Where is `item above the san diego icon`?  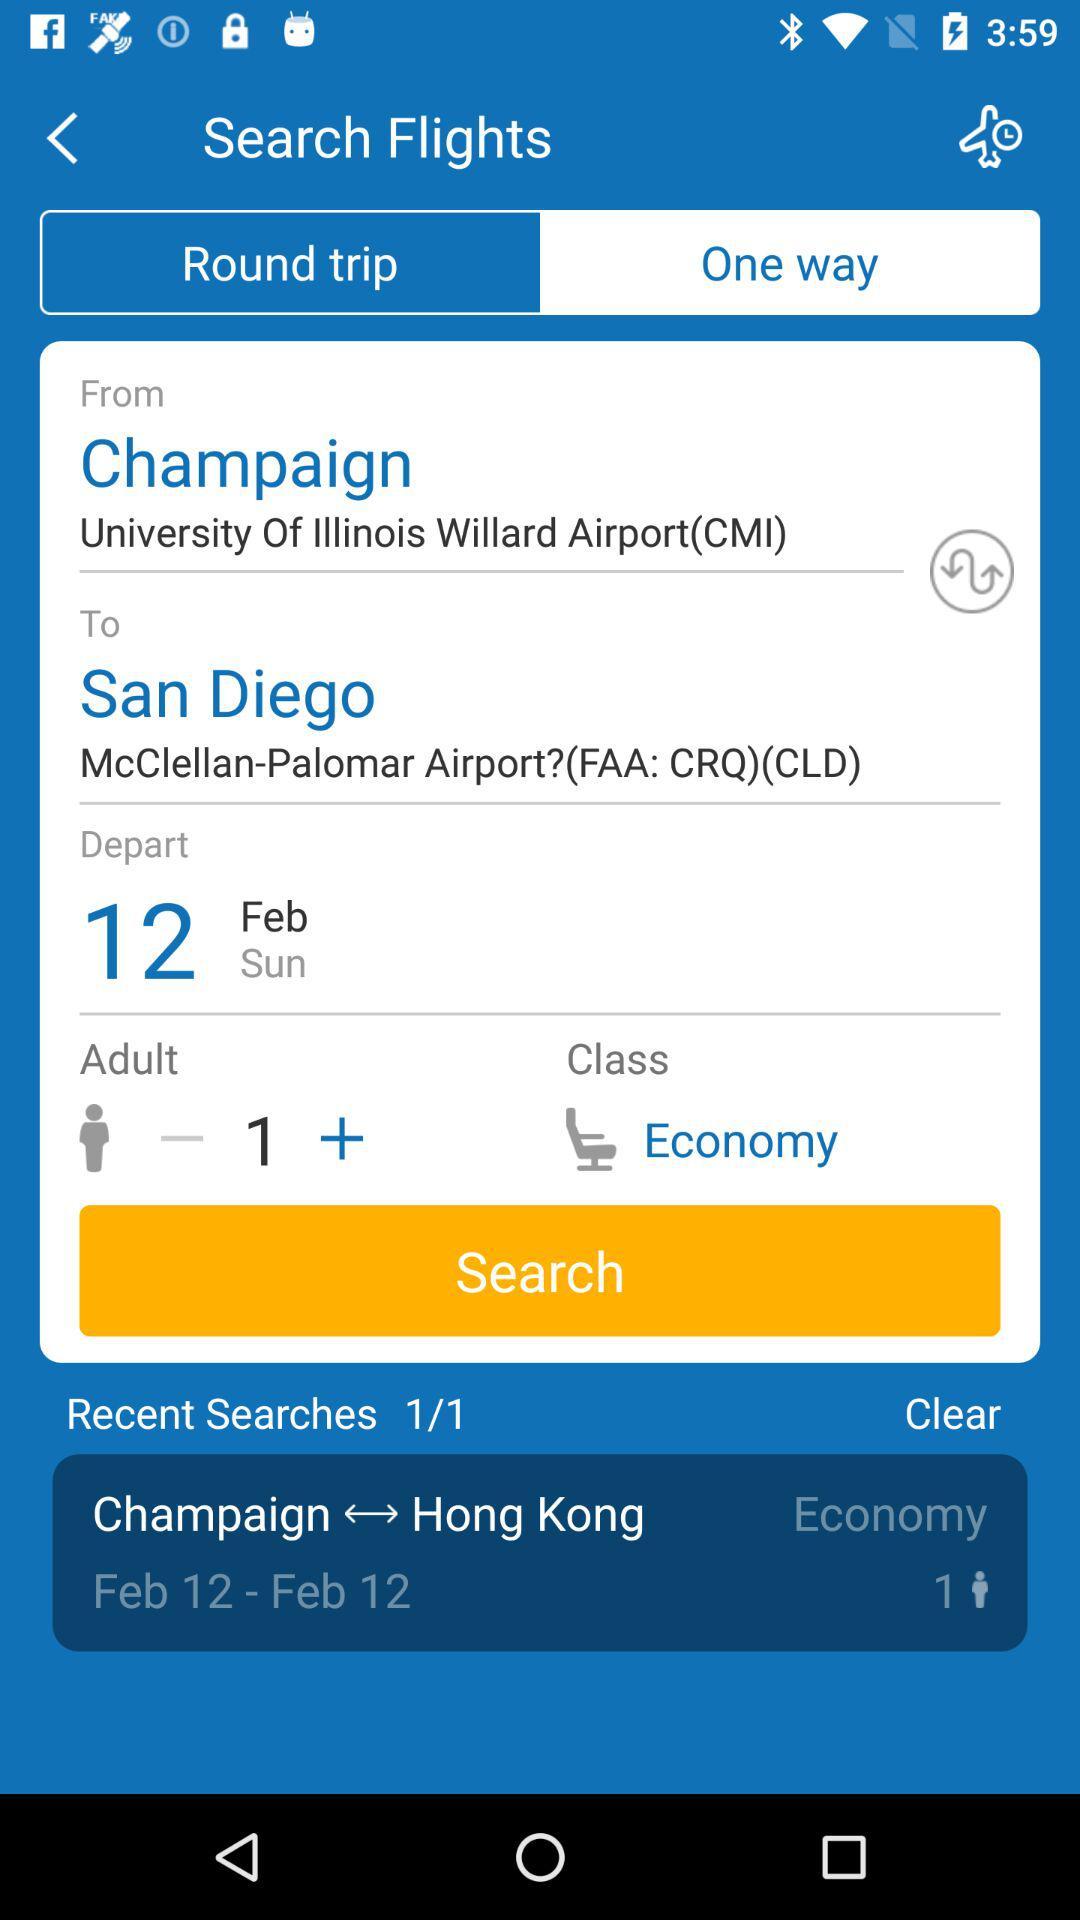
item above the san diego icon is located at coordinates (971, 570).